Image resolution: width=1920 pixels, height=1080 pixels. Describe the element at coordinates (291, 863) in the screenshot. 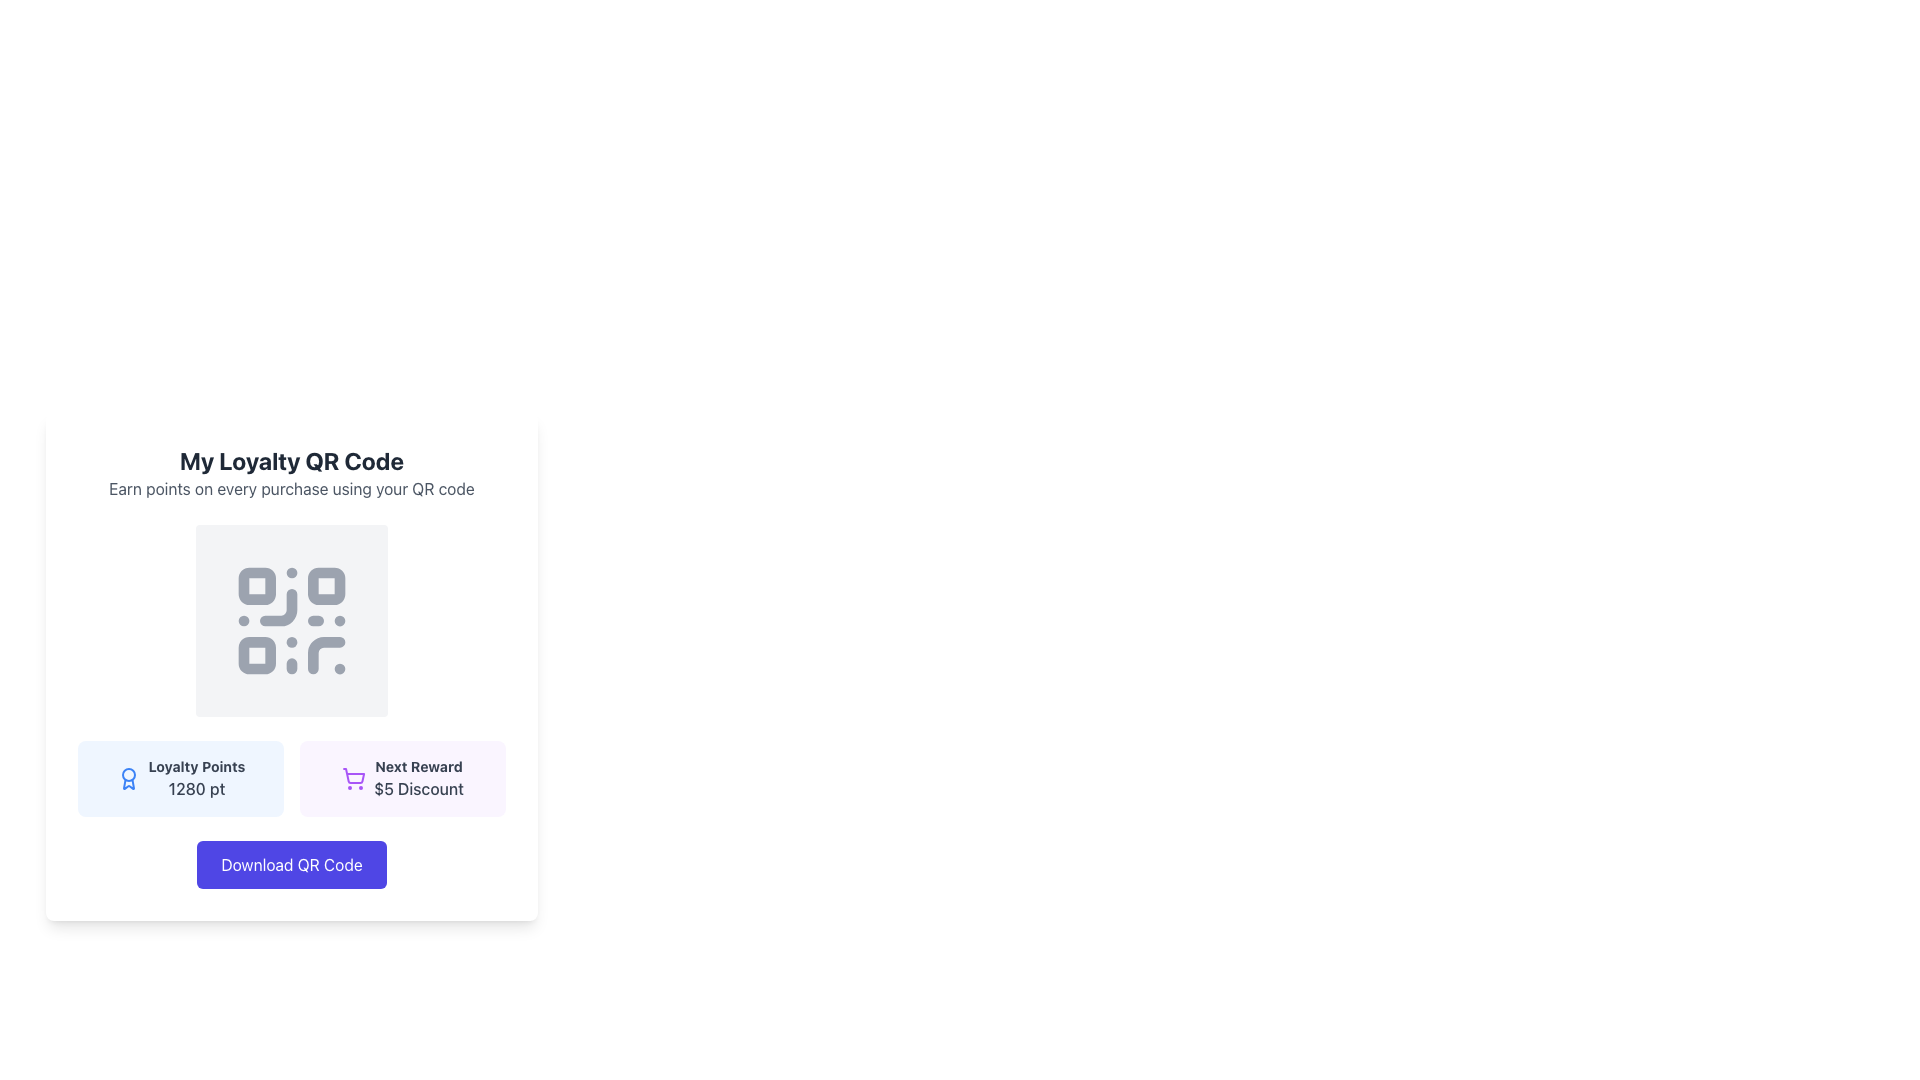

I see `the download QR code button located at the bottom of the card layout` at that location.